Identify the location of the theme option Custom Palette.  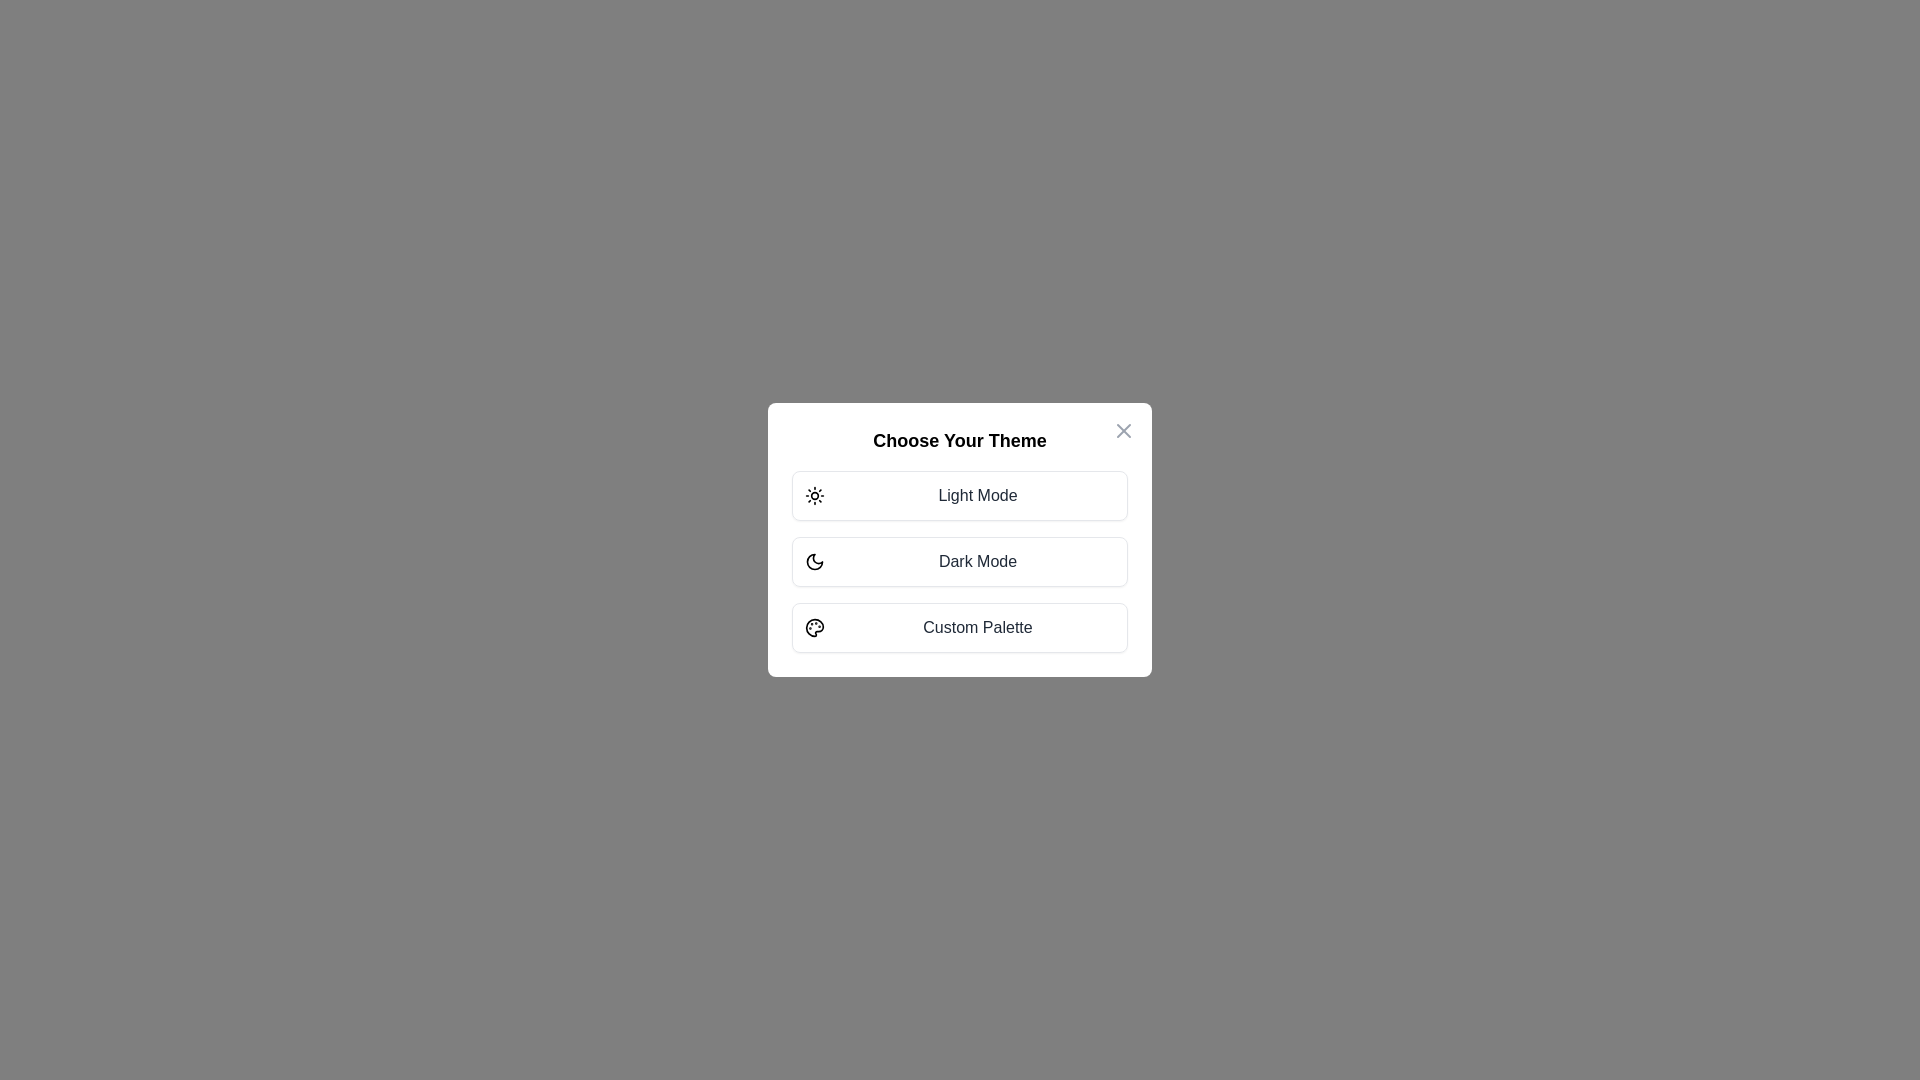
(960, 627).